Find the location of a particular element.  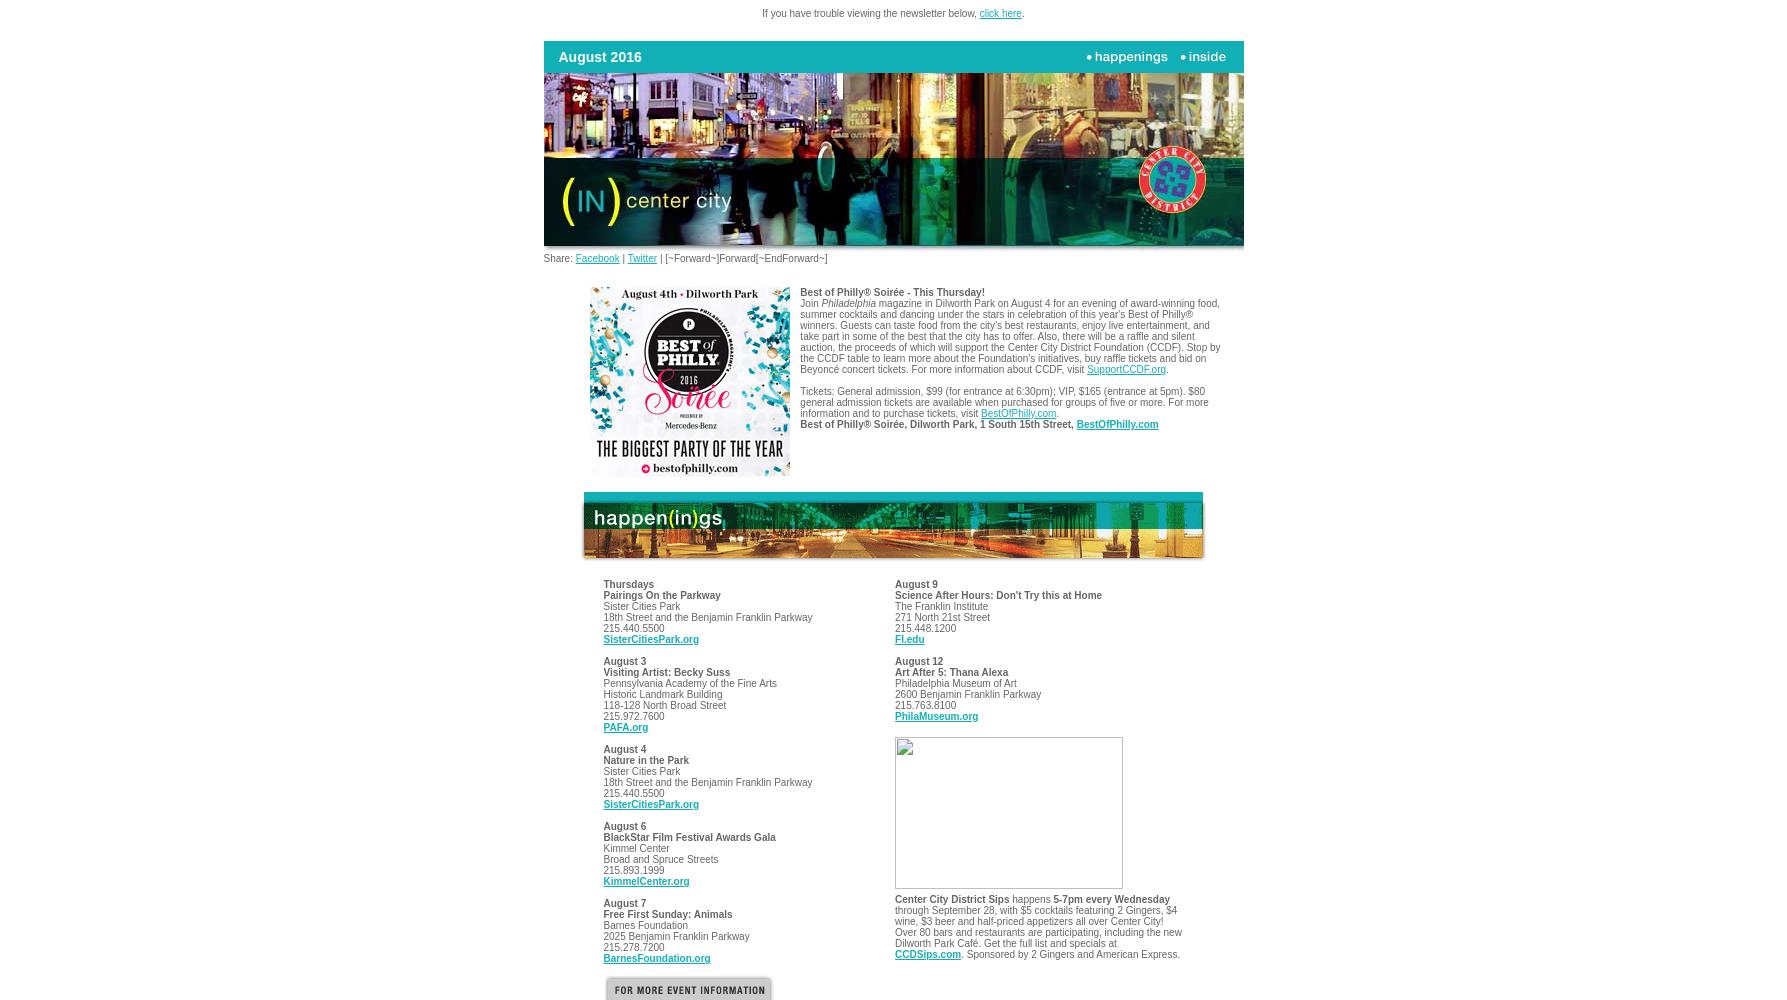

'Pennsylvania Academy of the Fine Arts' is located at coordinates (688, 683).